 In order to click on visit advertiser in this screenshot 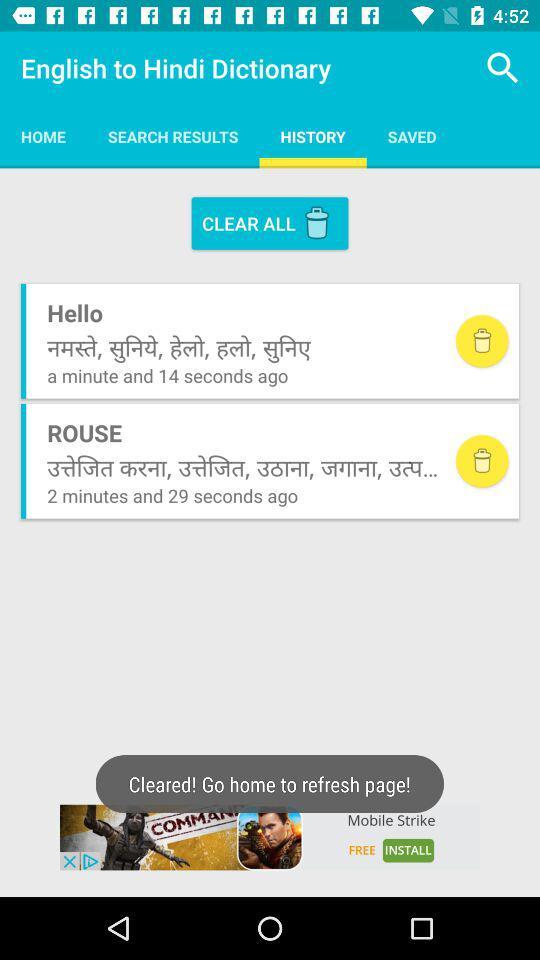, I will do `click(270, 837)`.